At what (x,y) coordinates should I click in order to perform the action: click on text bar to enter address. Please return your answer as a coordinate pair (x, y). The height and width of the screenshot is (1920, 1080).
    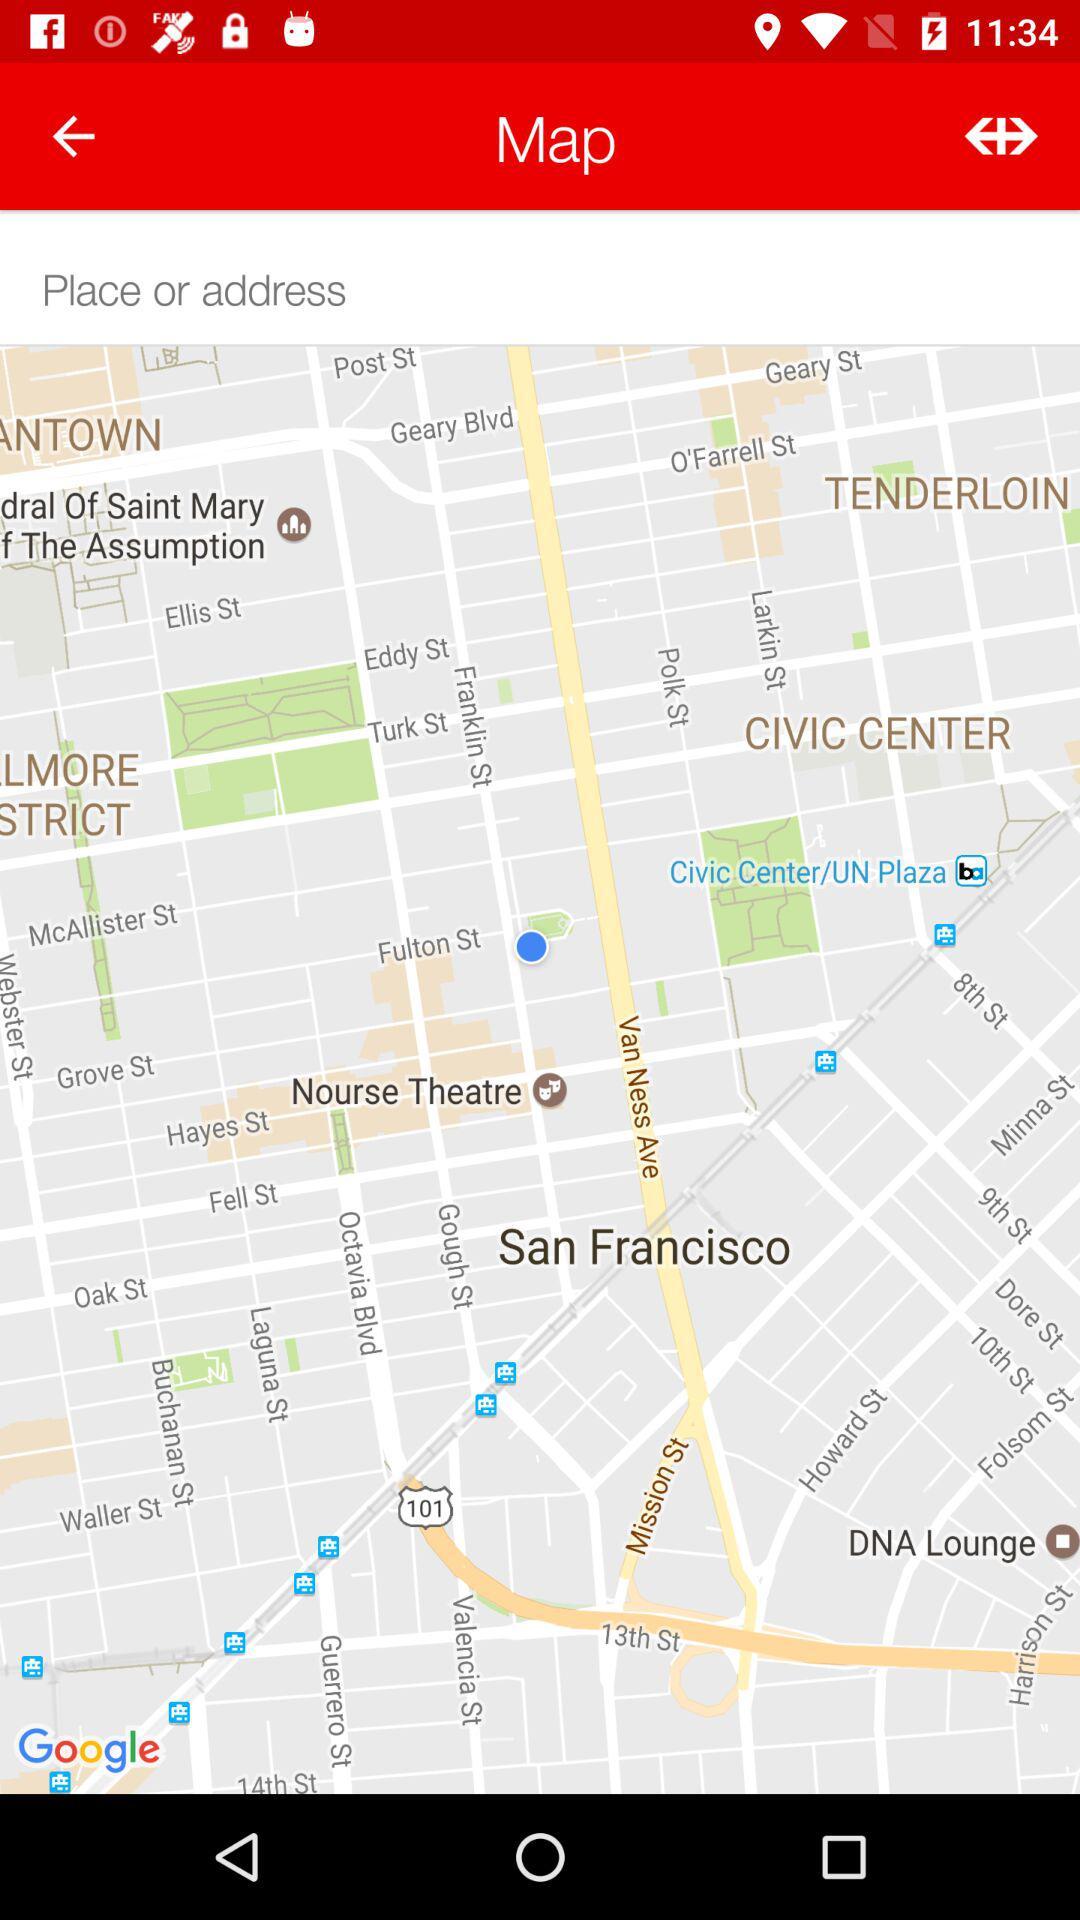
    Looking at the image, I should click on (540, 285).